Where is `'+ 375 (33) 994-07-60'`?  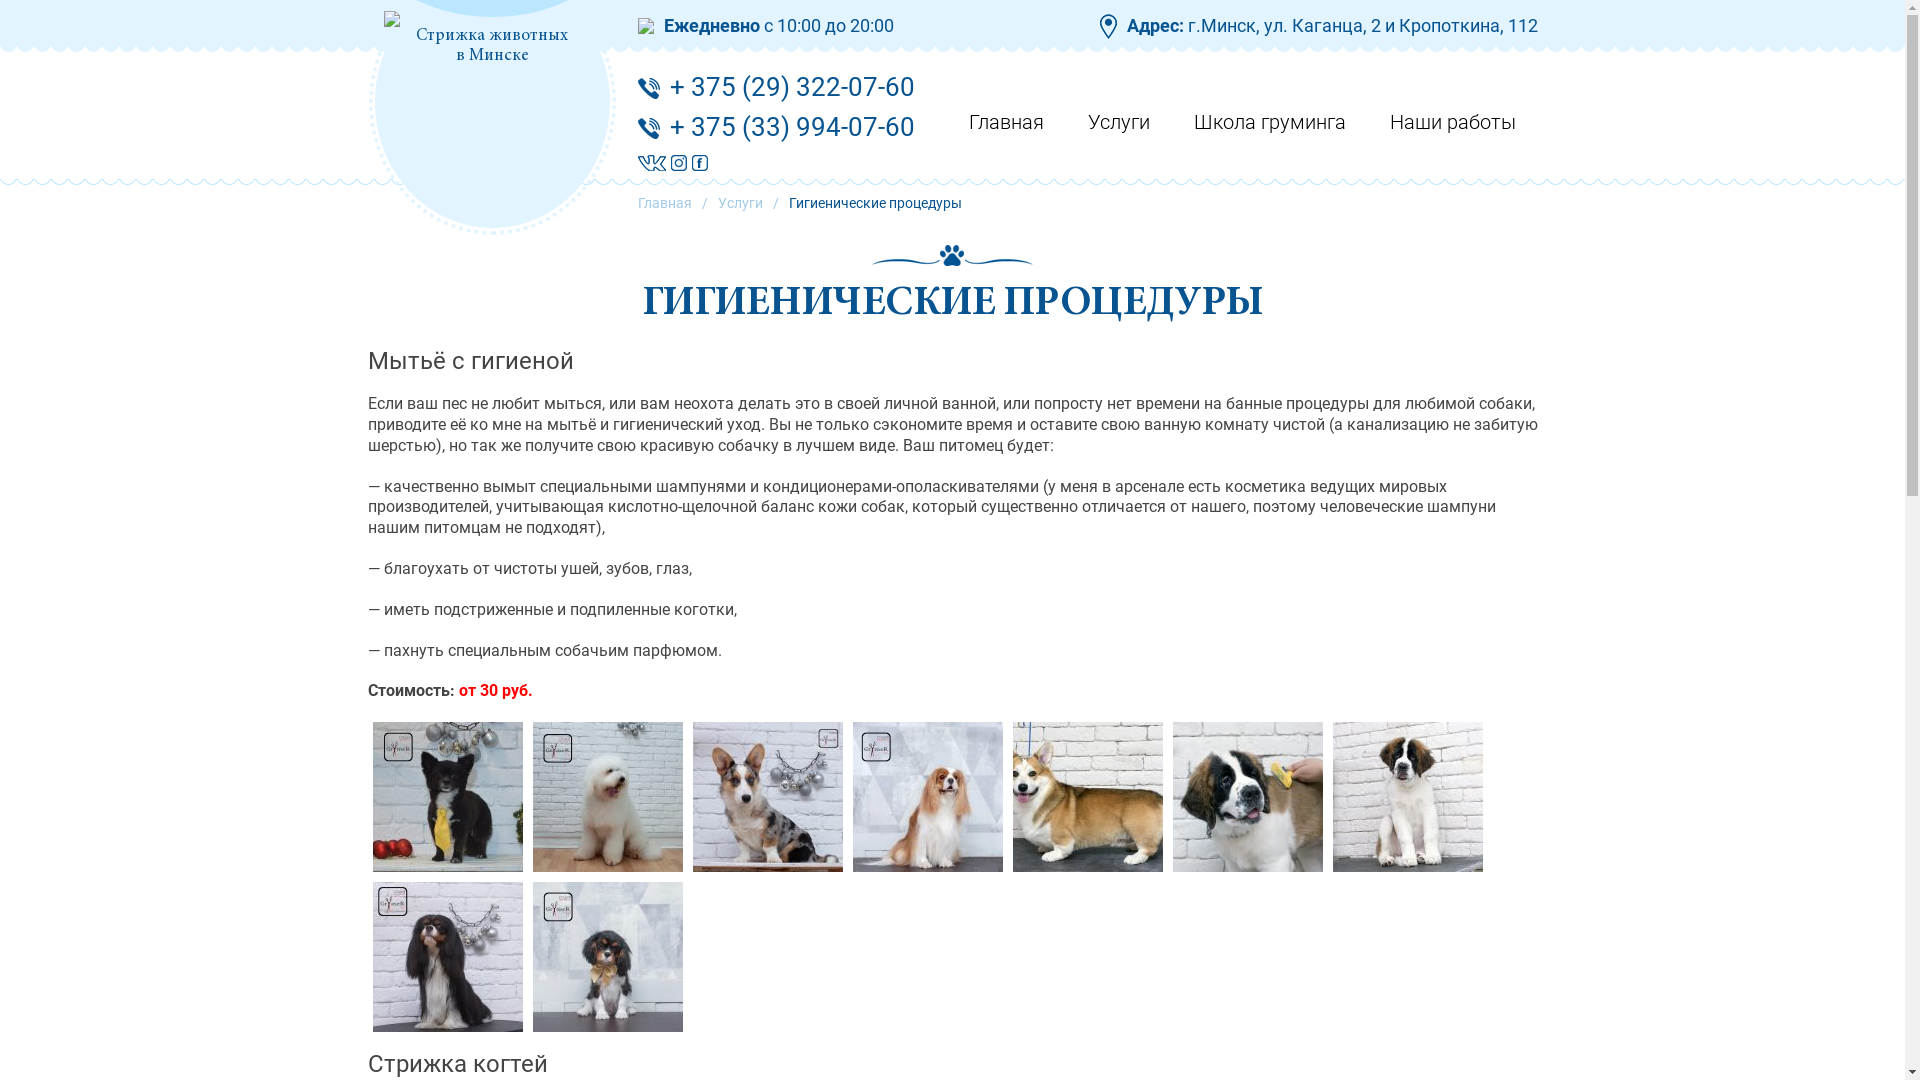 '+ 375 (33) 994-07-60' is located at coordinates (670, 127).